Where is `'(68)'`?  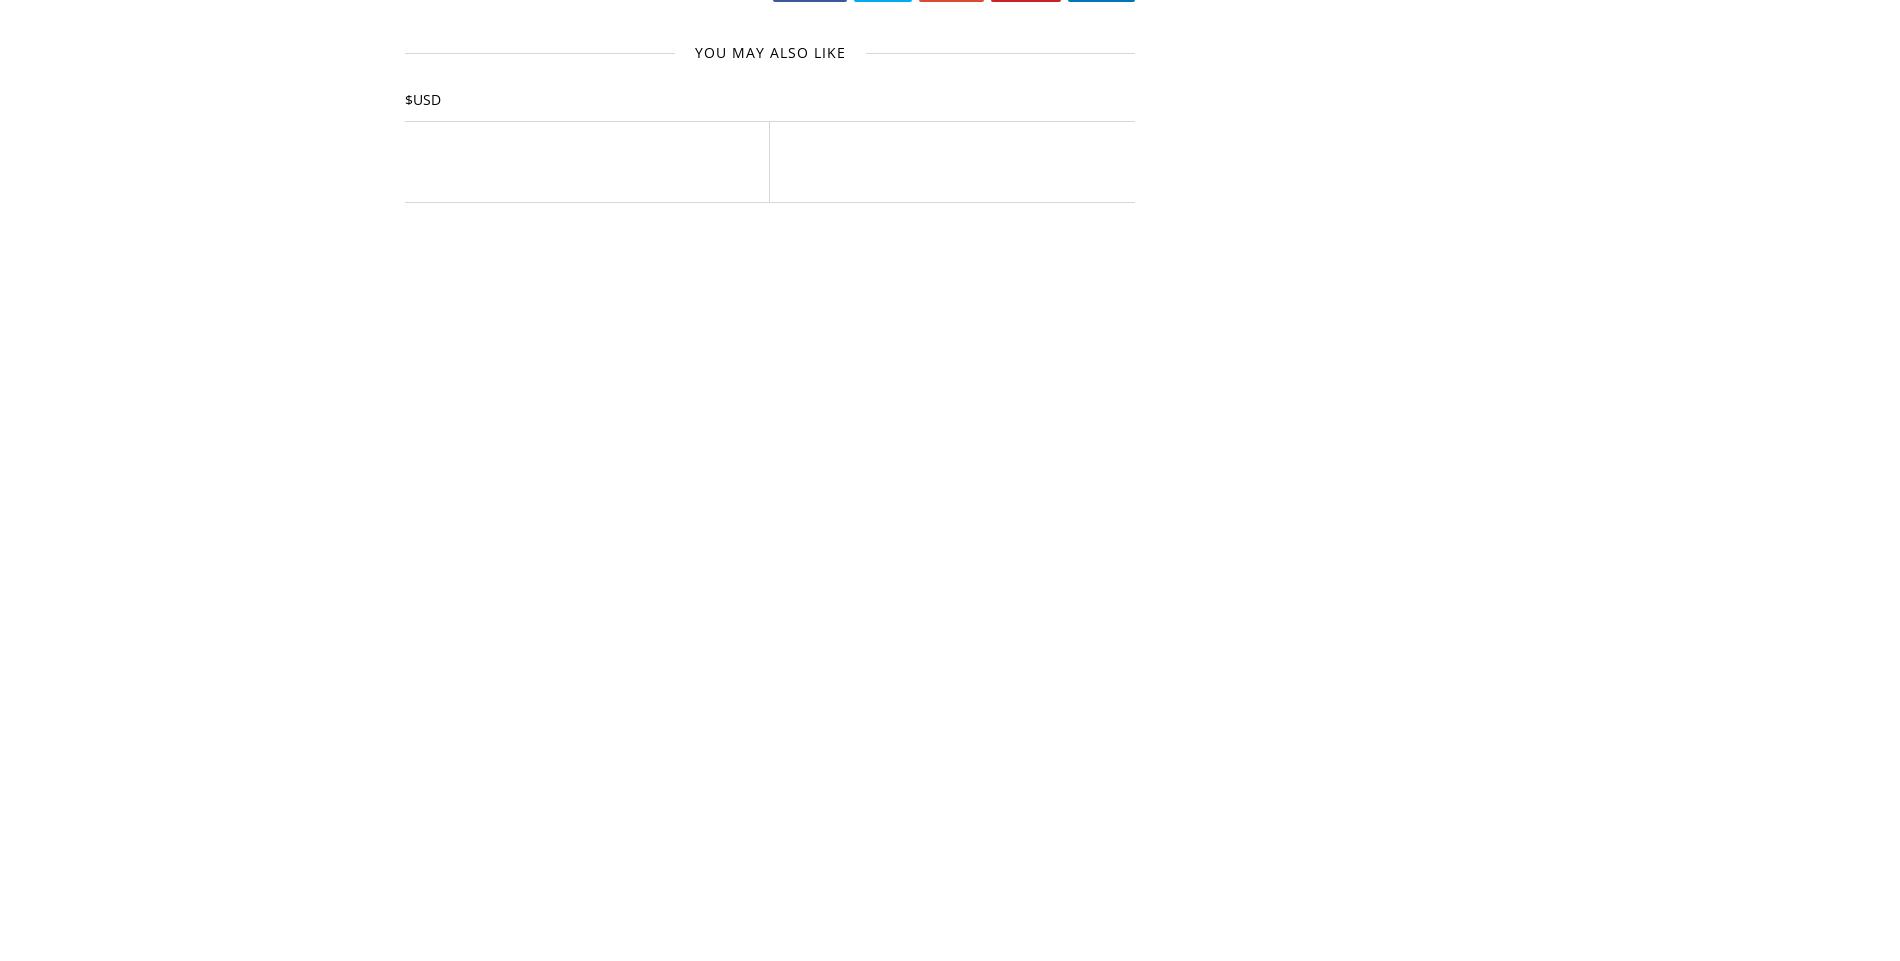
'(68)' is located at coordinates (1284, 794).